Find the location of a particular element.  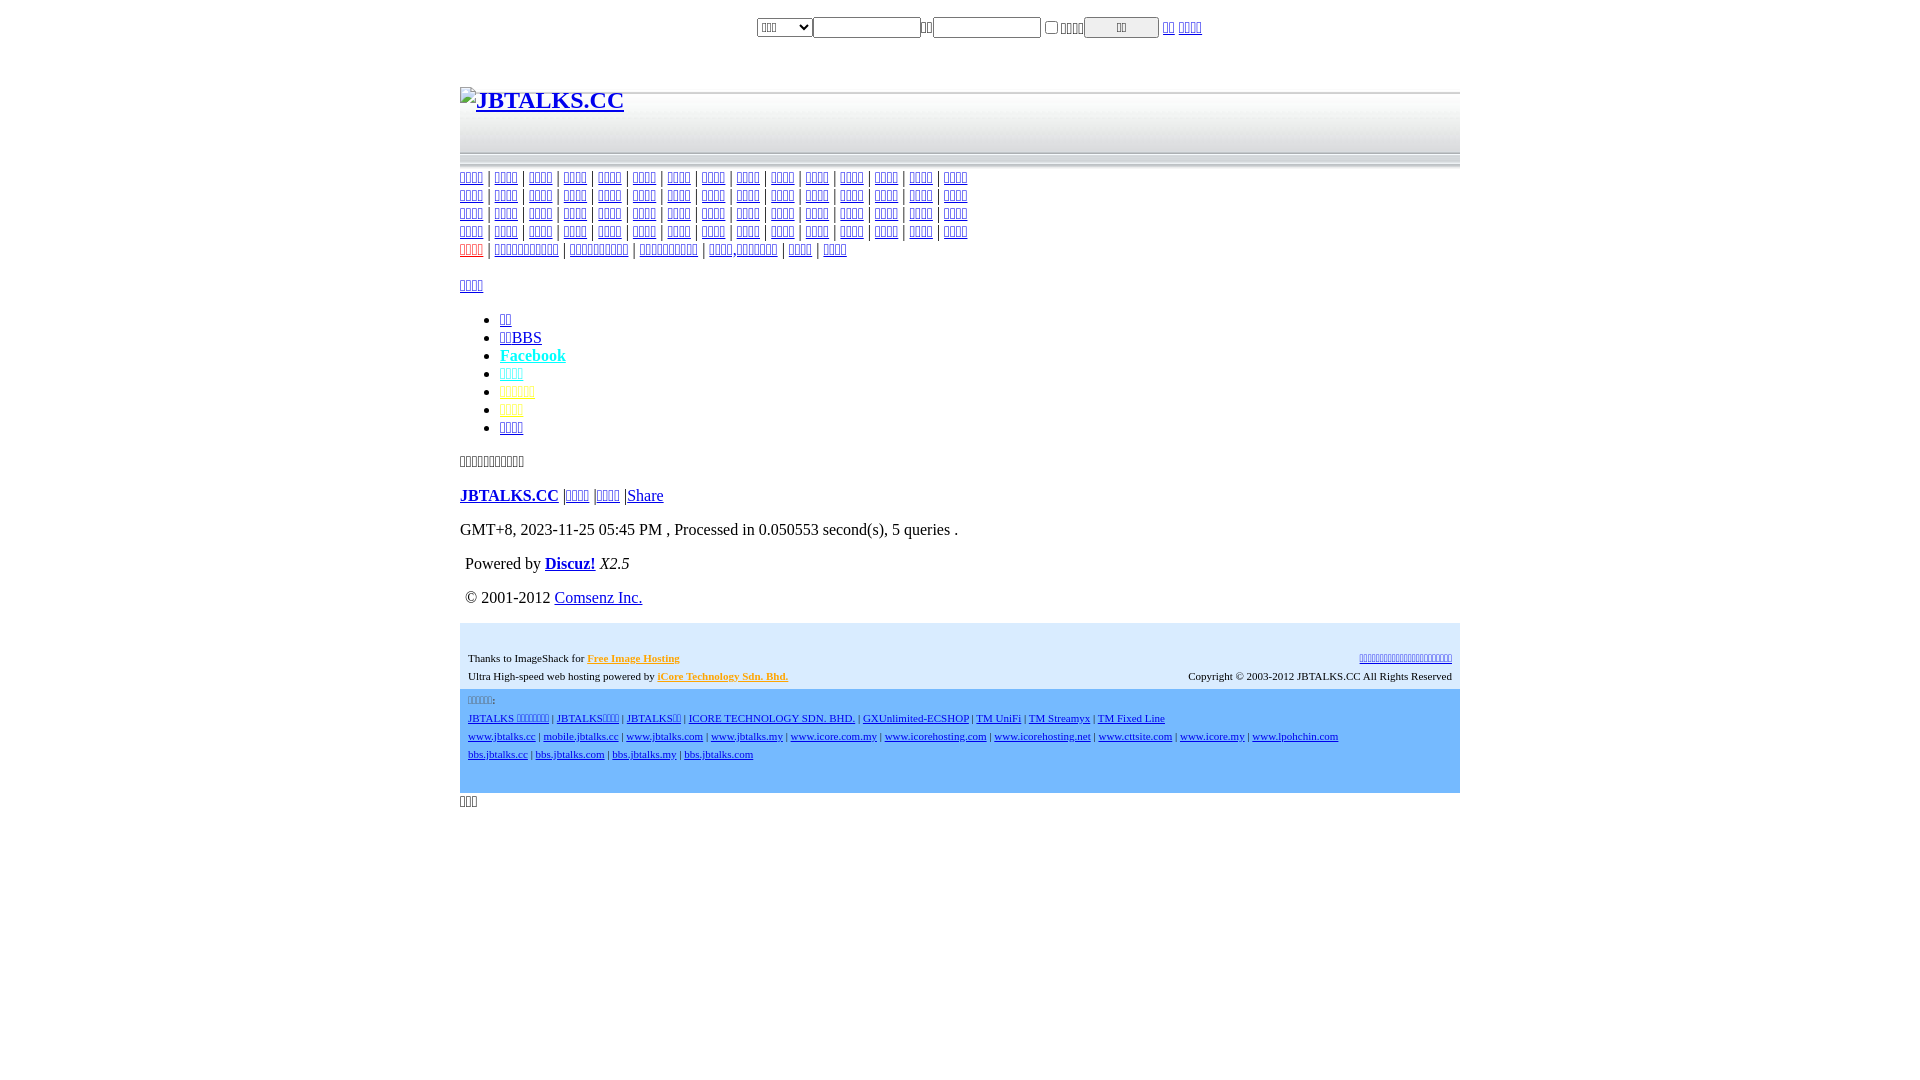

'Free Image Hosting' is located at coordinates (632, 658).